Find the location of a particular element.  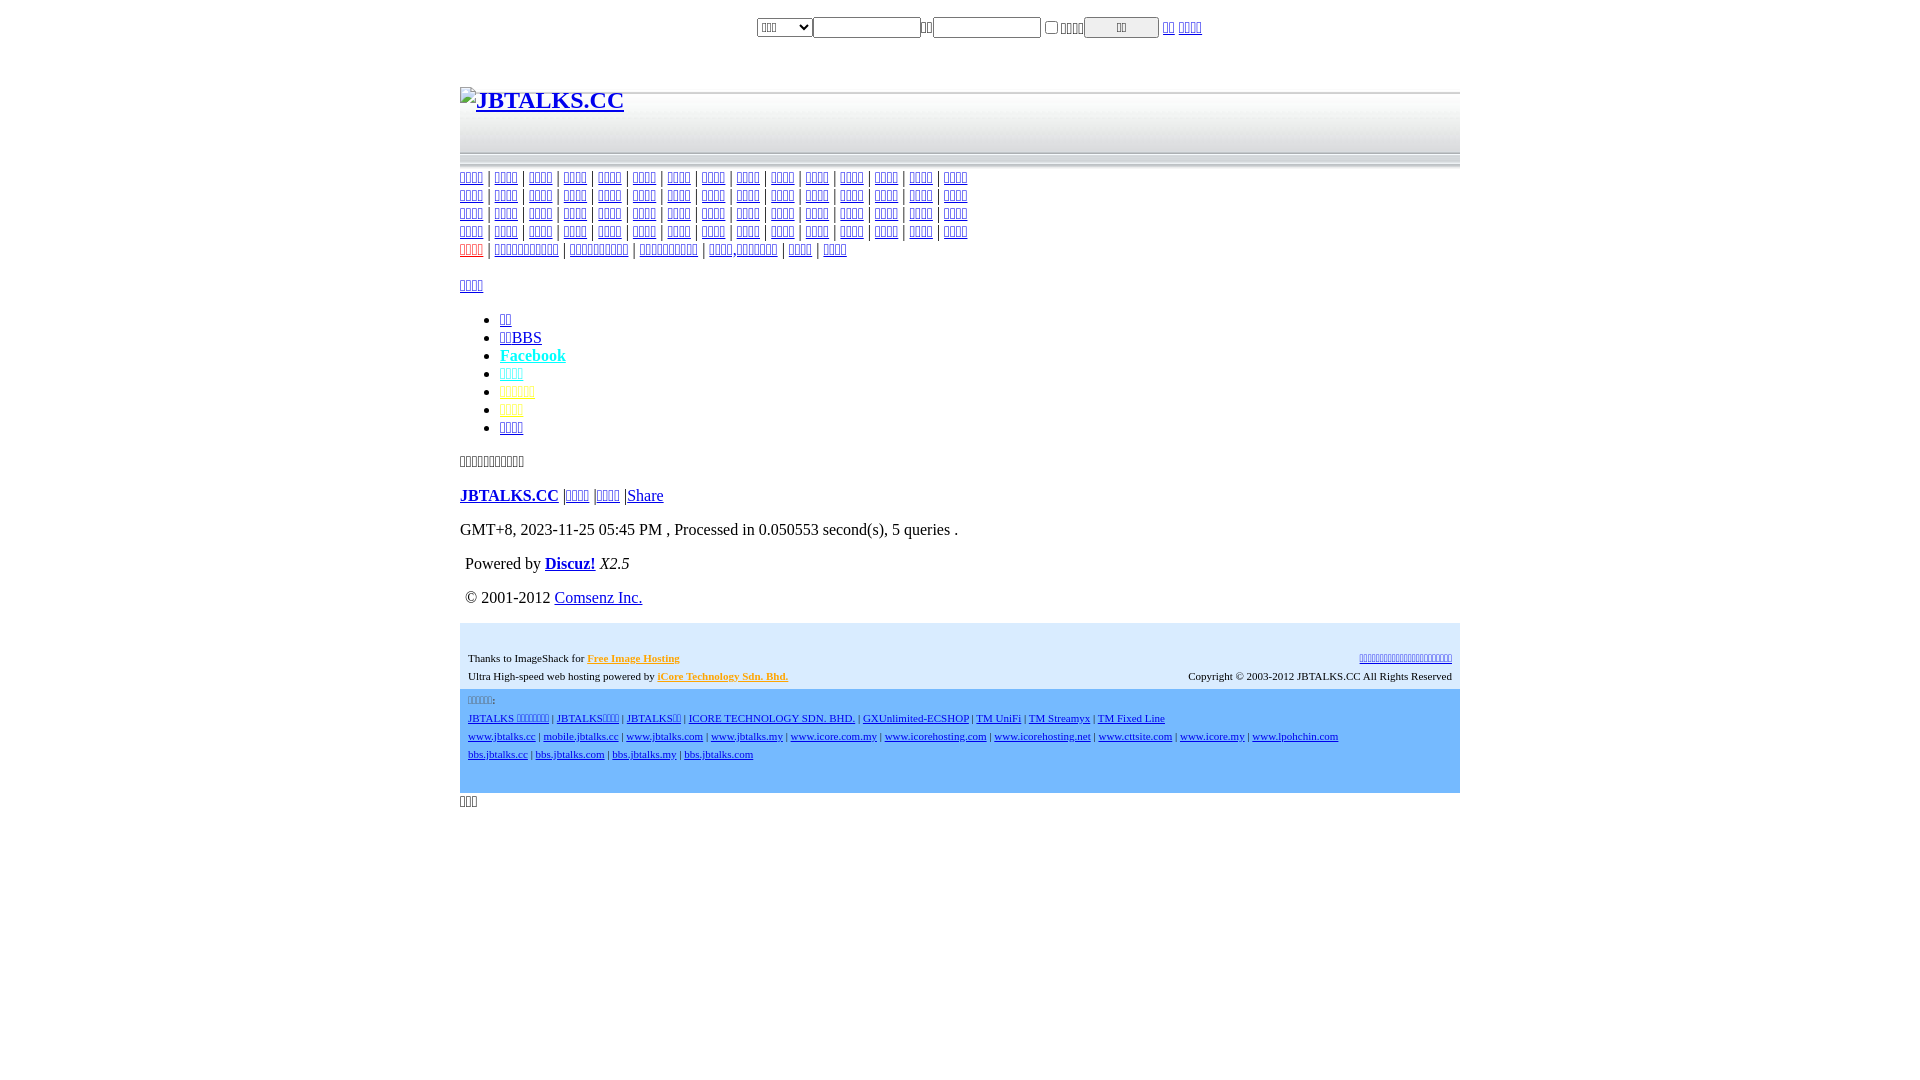

'Free Image Hosting' is located at coordinates (632, 658).